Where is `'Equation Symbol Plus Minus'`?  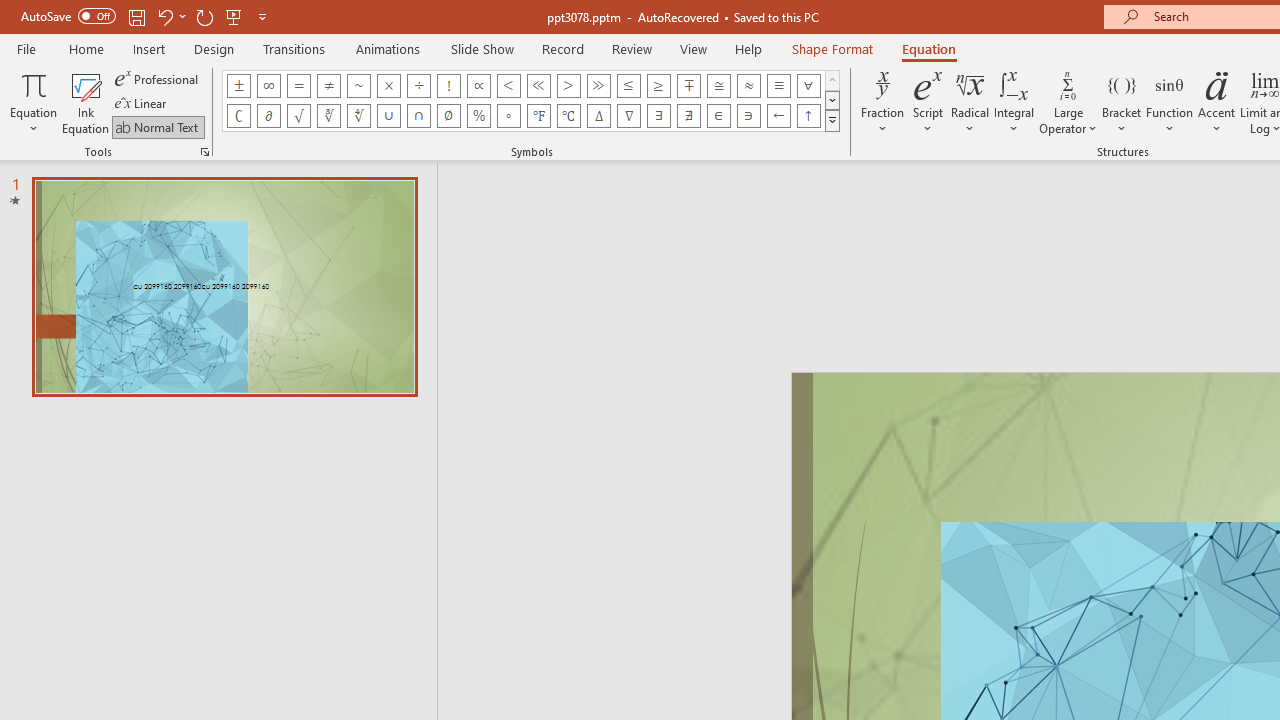
'Equation Symbol Plus Minus' is located at coordinates (238, 85).